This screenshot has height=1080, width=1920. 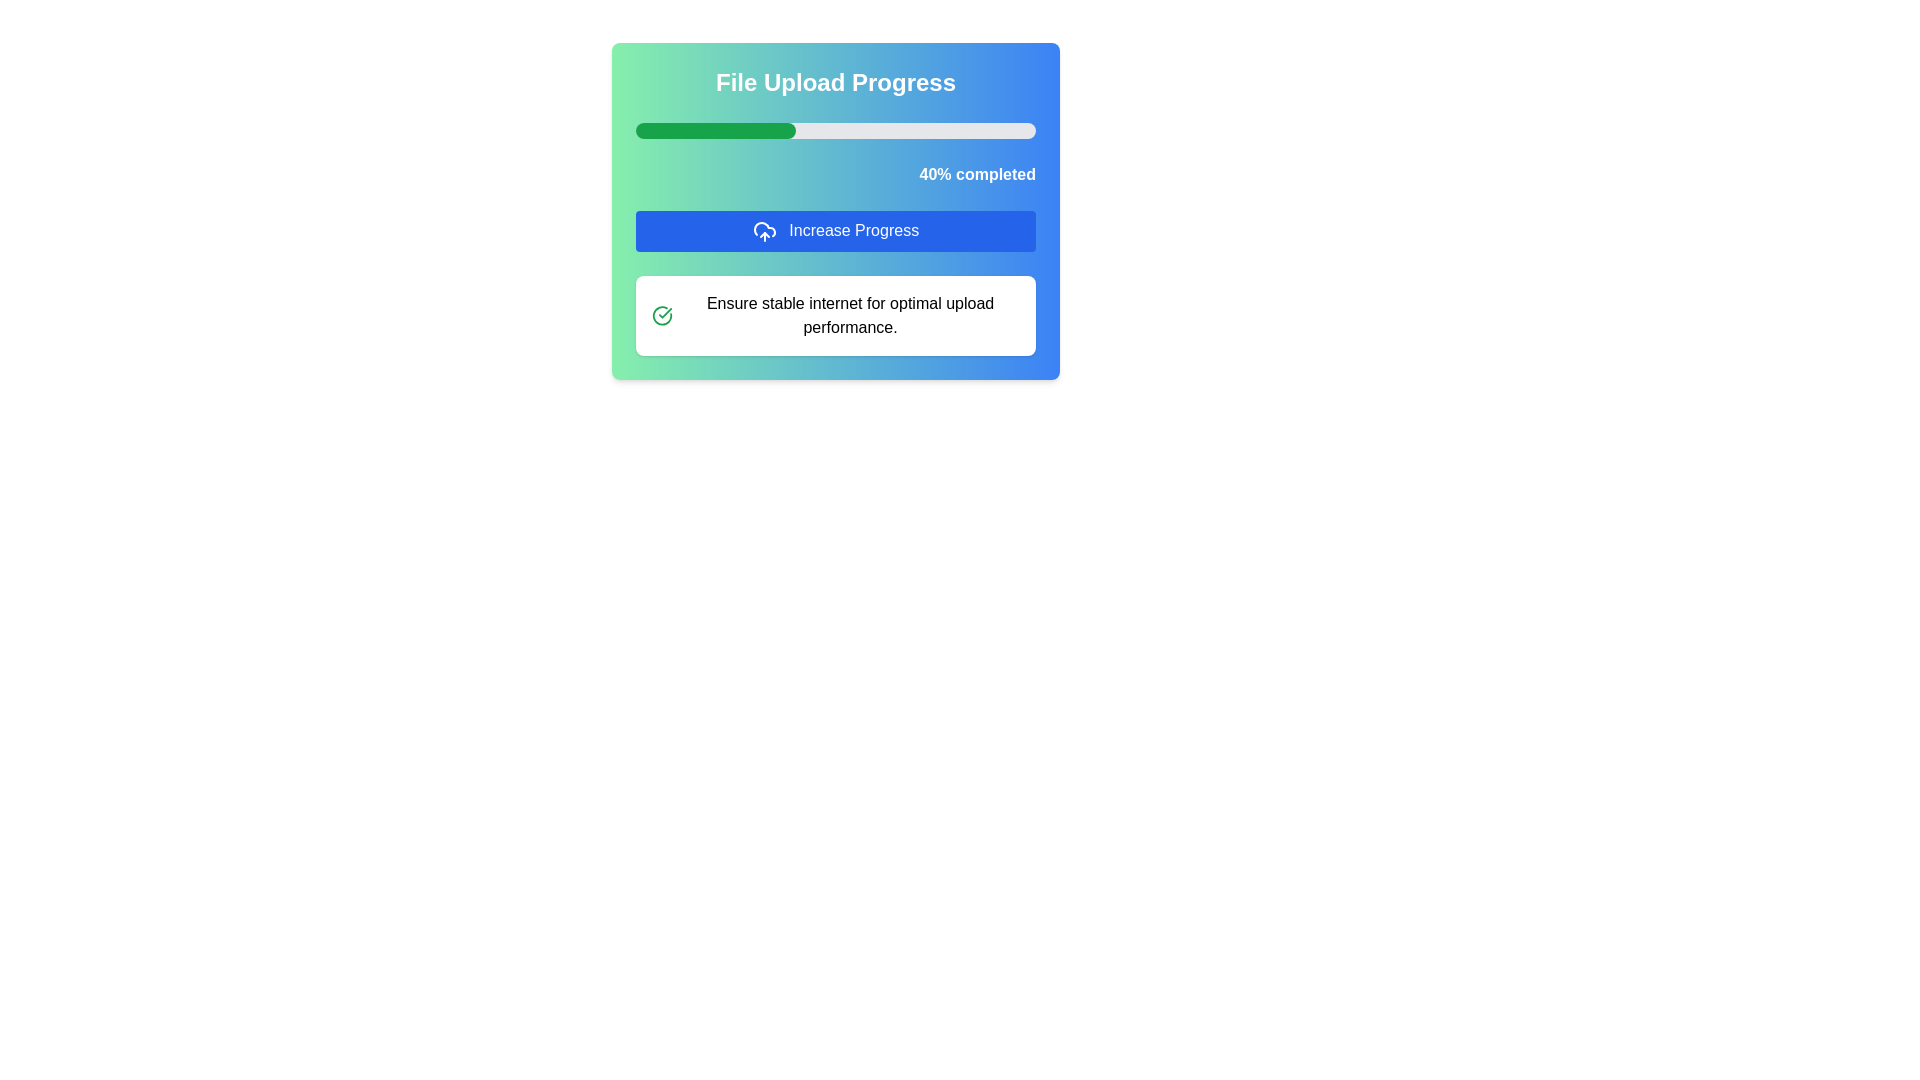 I want to click on the informational message box that contains the text 'Ensure stable internet for optimal upload performance.', so click(x=835, y=315).